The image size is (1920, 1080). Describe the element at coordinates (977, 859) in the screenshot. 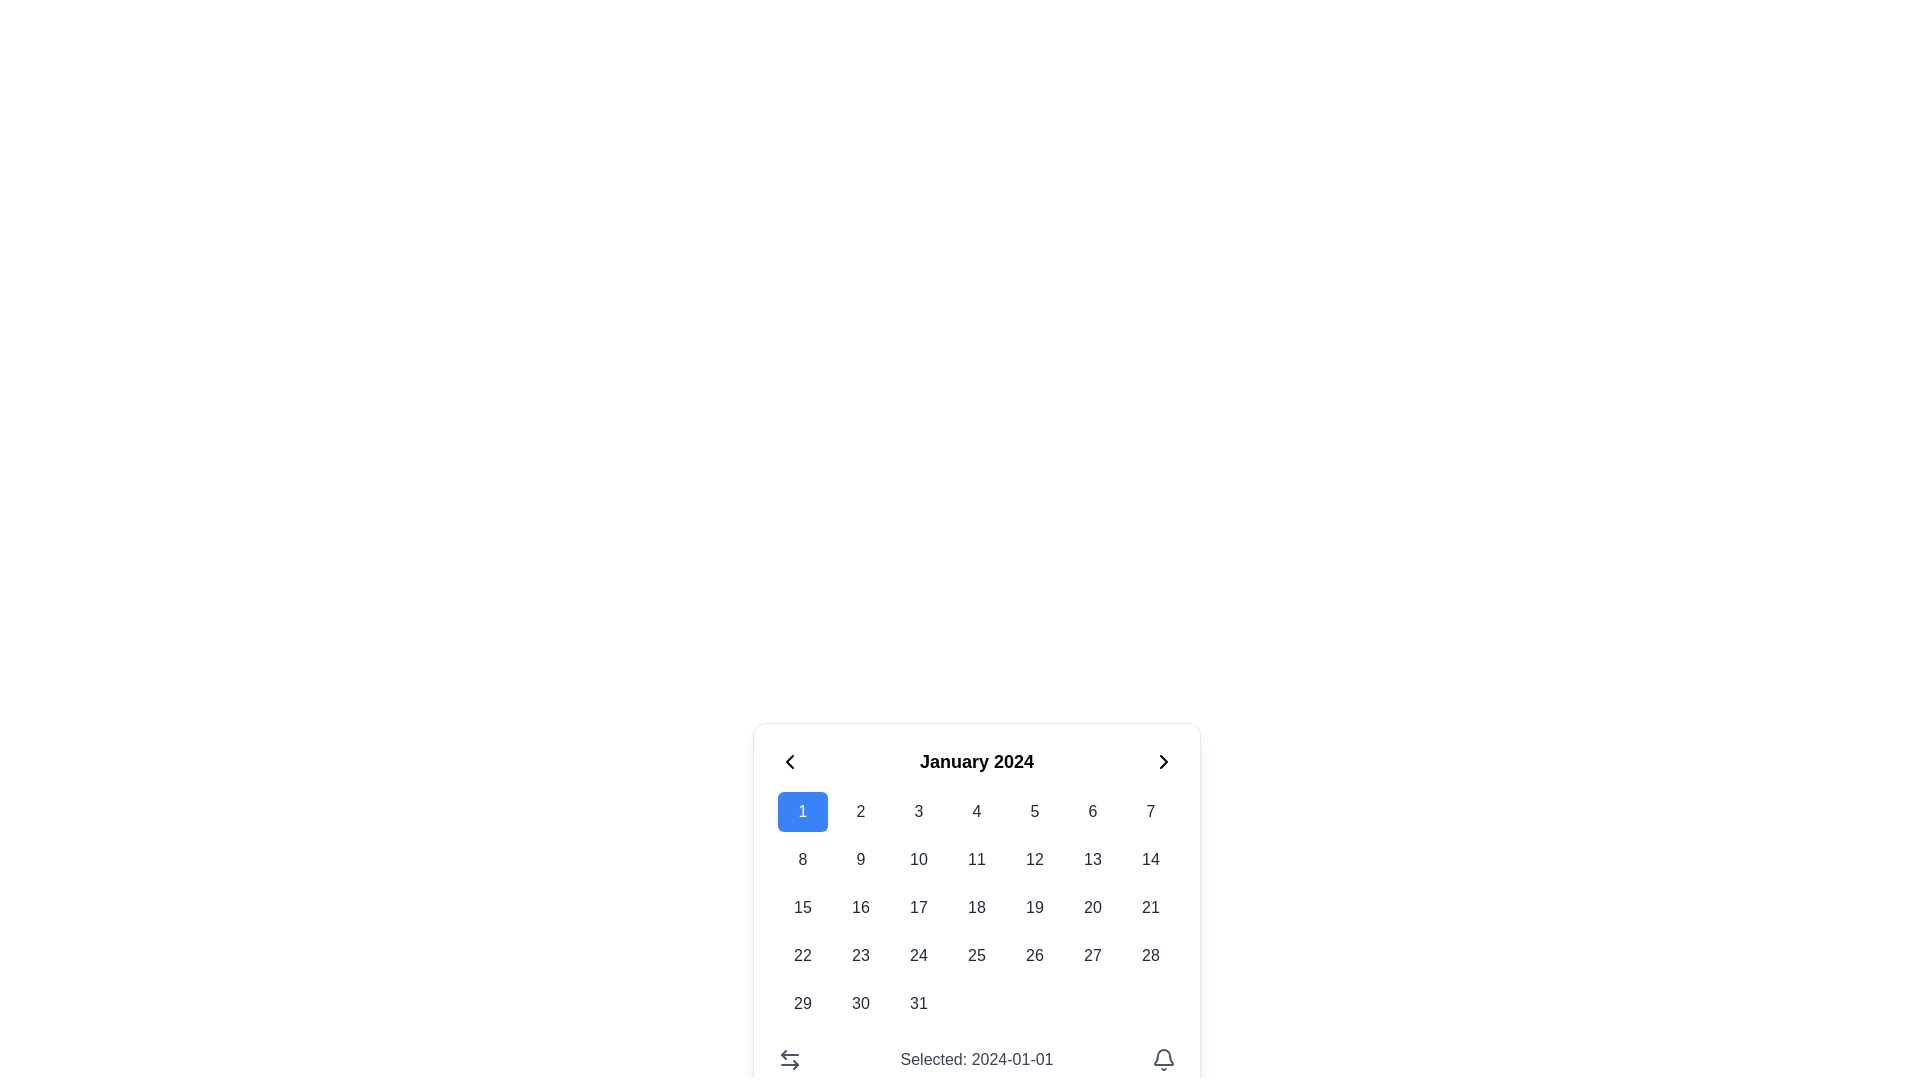

I see `the Interactive date button representing the date '11' in the calendar` at that location.